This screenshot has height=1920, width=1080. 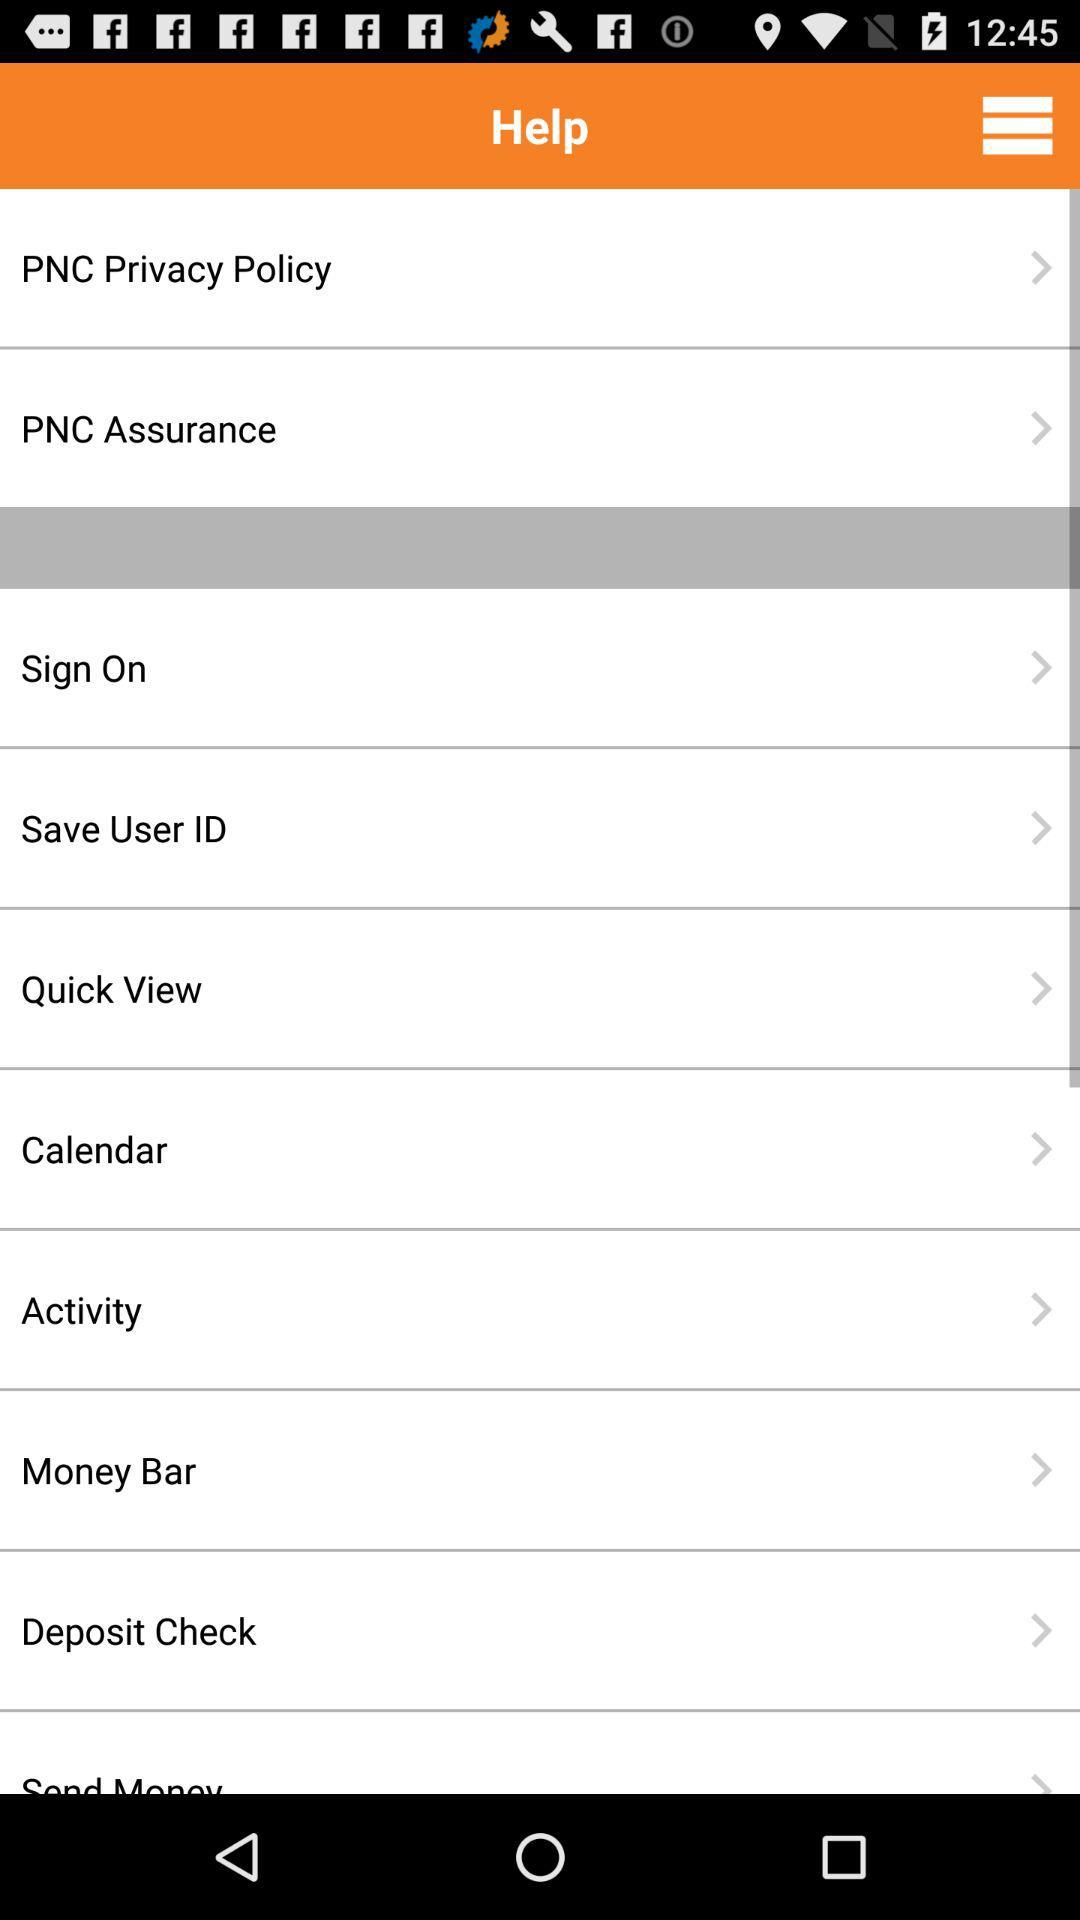 What do you see at coordinates (475, 1763) in the screenshot?
I see `the send money icon` at bounding box center [475, 1763].